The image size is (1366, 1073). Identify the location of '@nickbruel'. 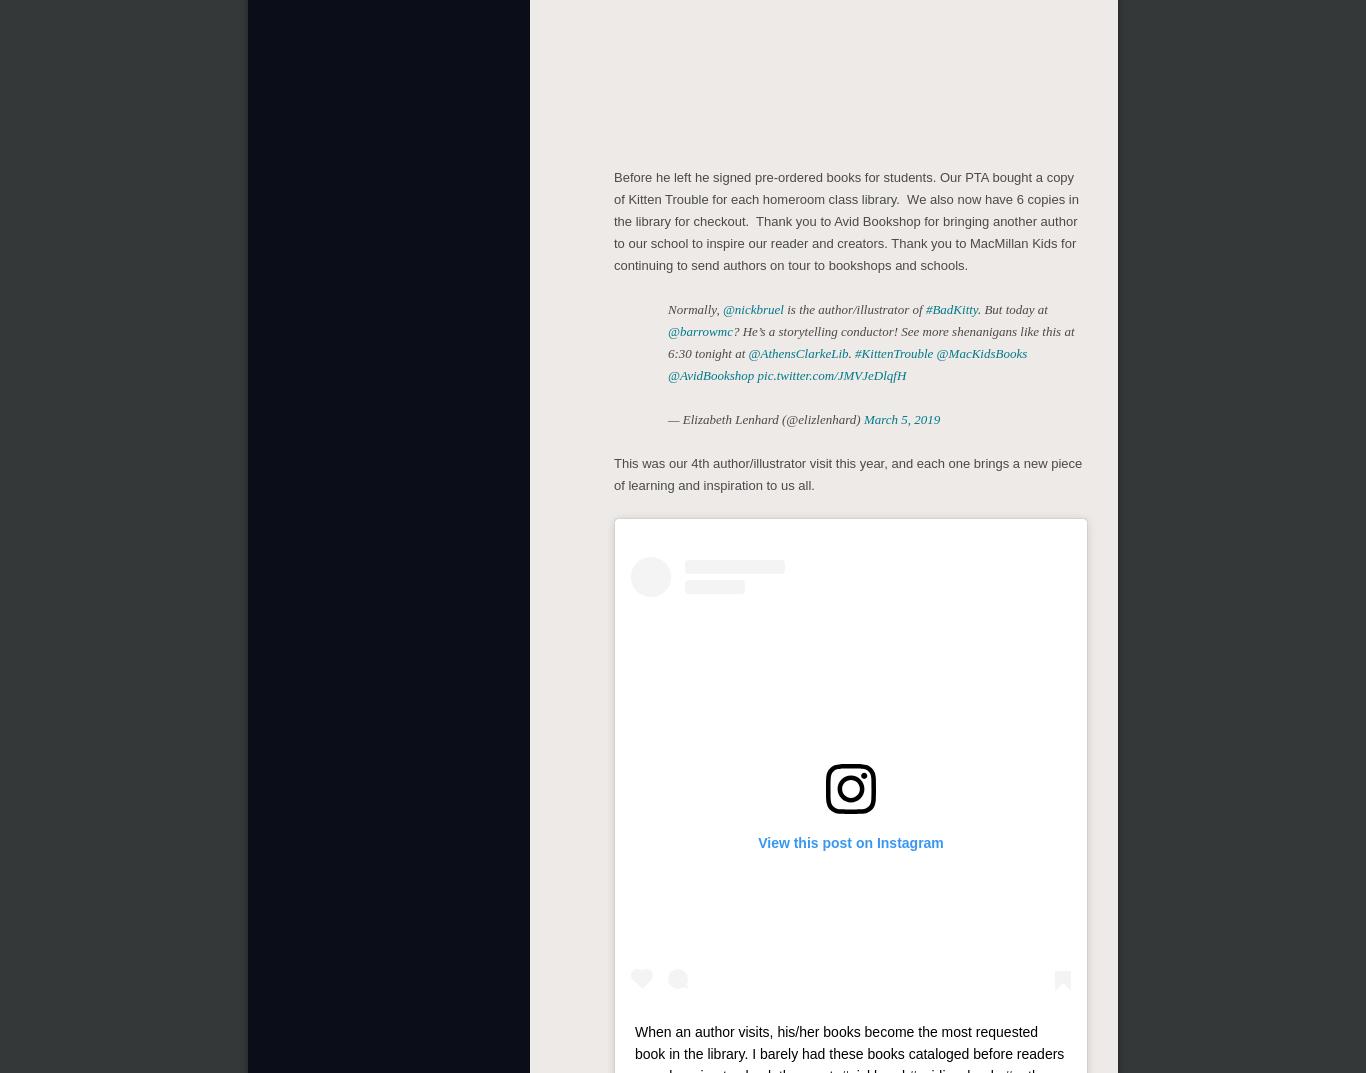
(752, 309).